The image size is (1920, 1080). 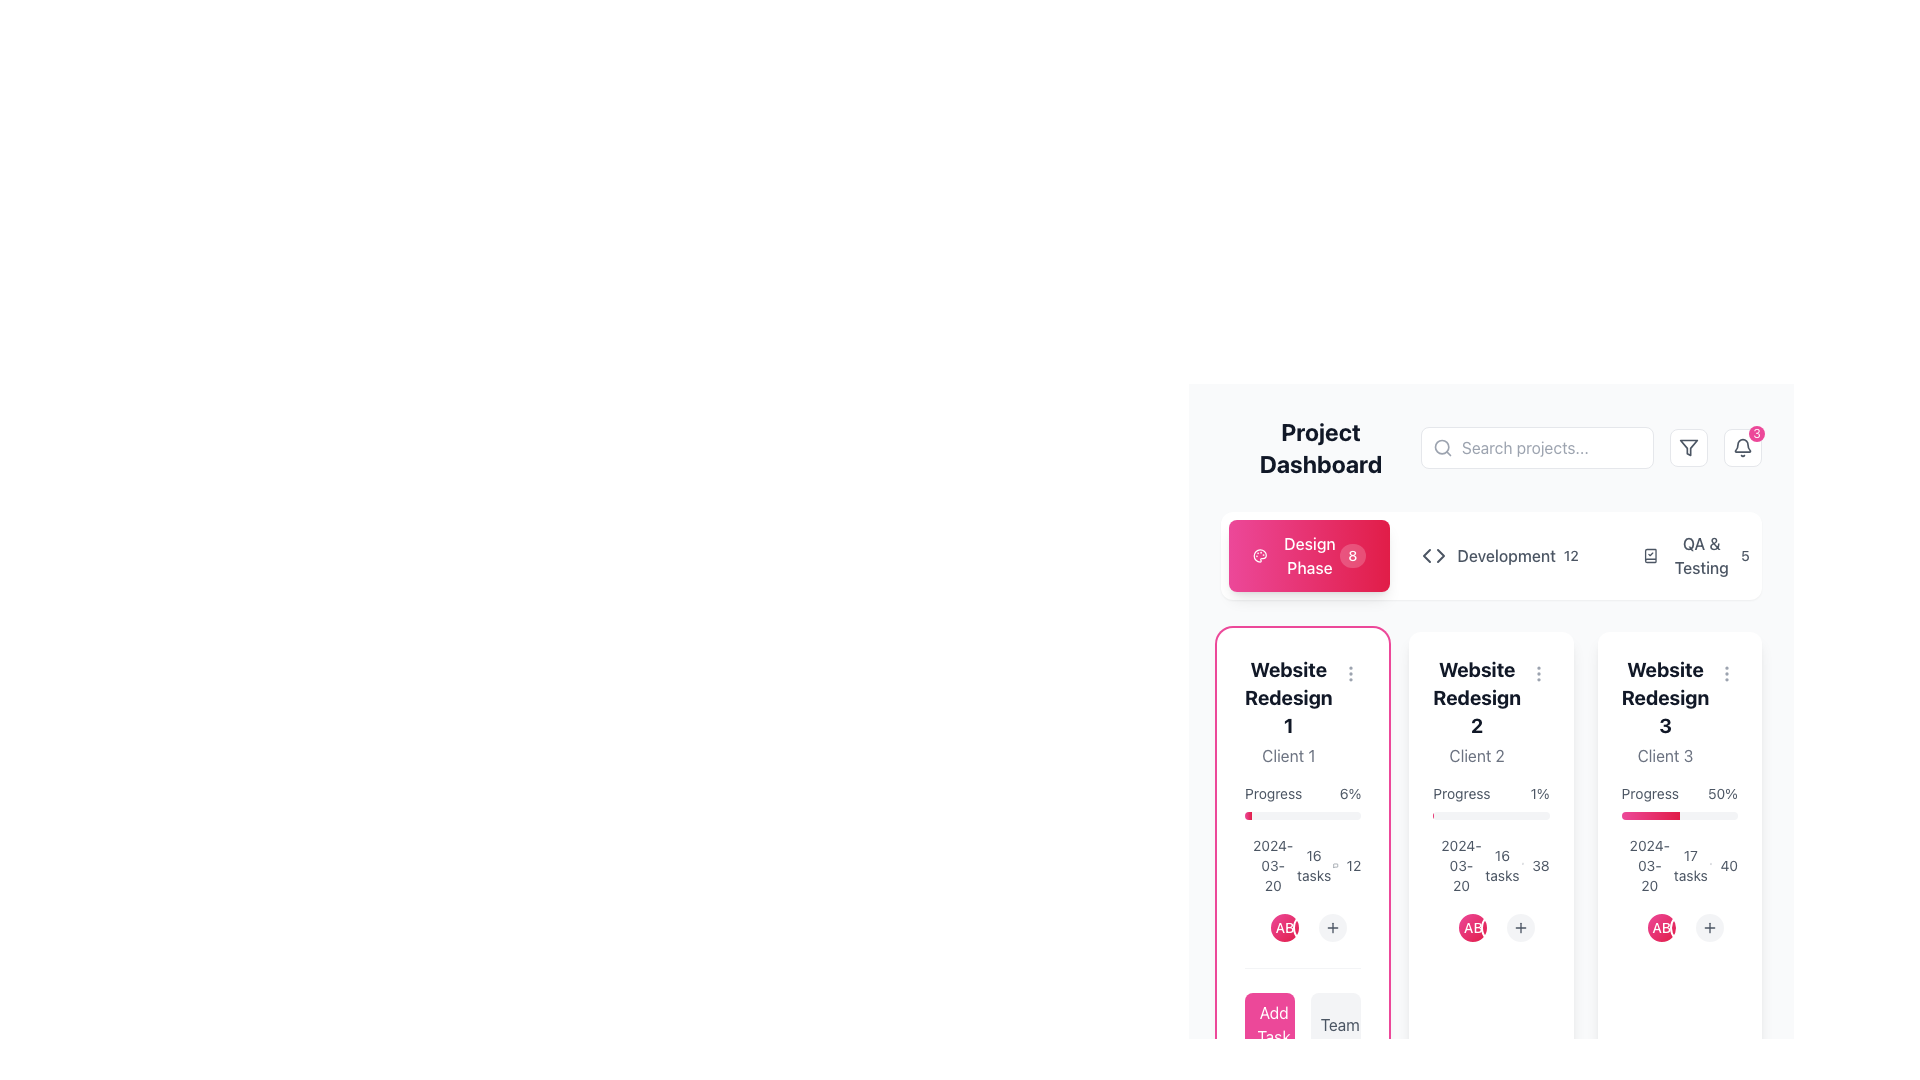 What do you see at coordinates (1497, 928) in the screenshot?
I see `the circular button or avatar that serves as an identifier within the 'Website Redesign 2' card, which is the third item in a horizontal list of similar elements` at bounding box center [1497, 928].